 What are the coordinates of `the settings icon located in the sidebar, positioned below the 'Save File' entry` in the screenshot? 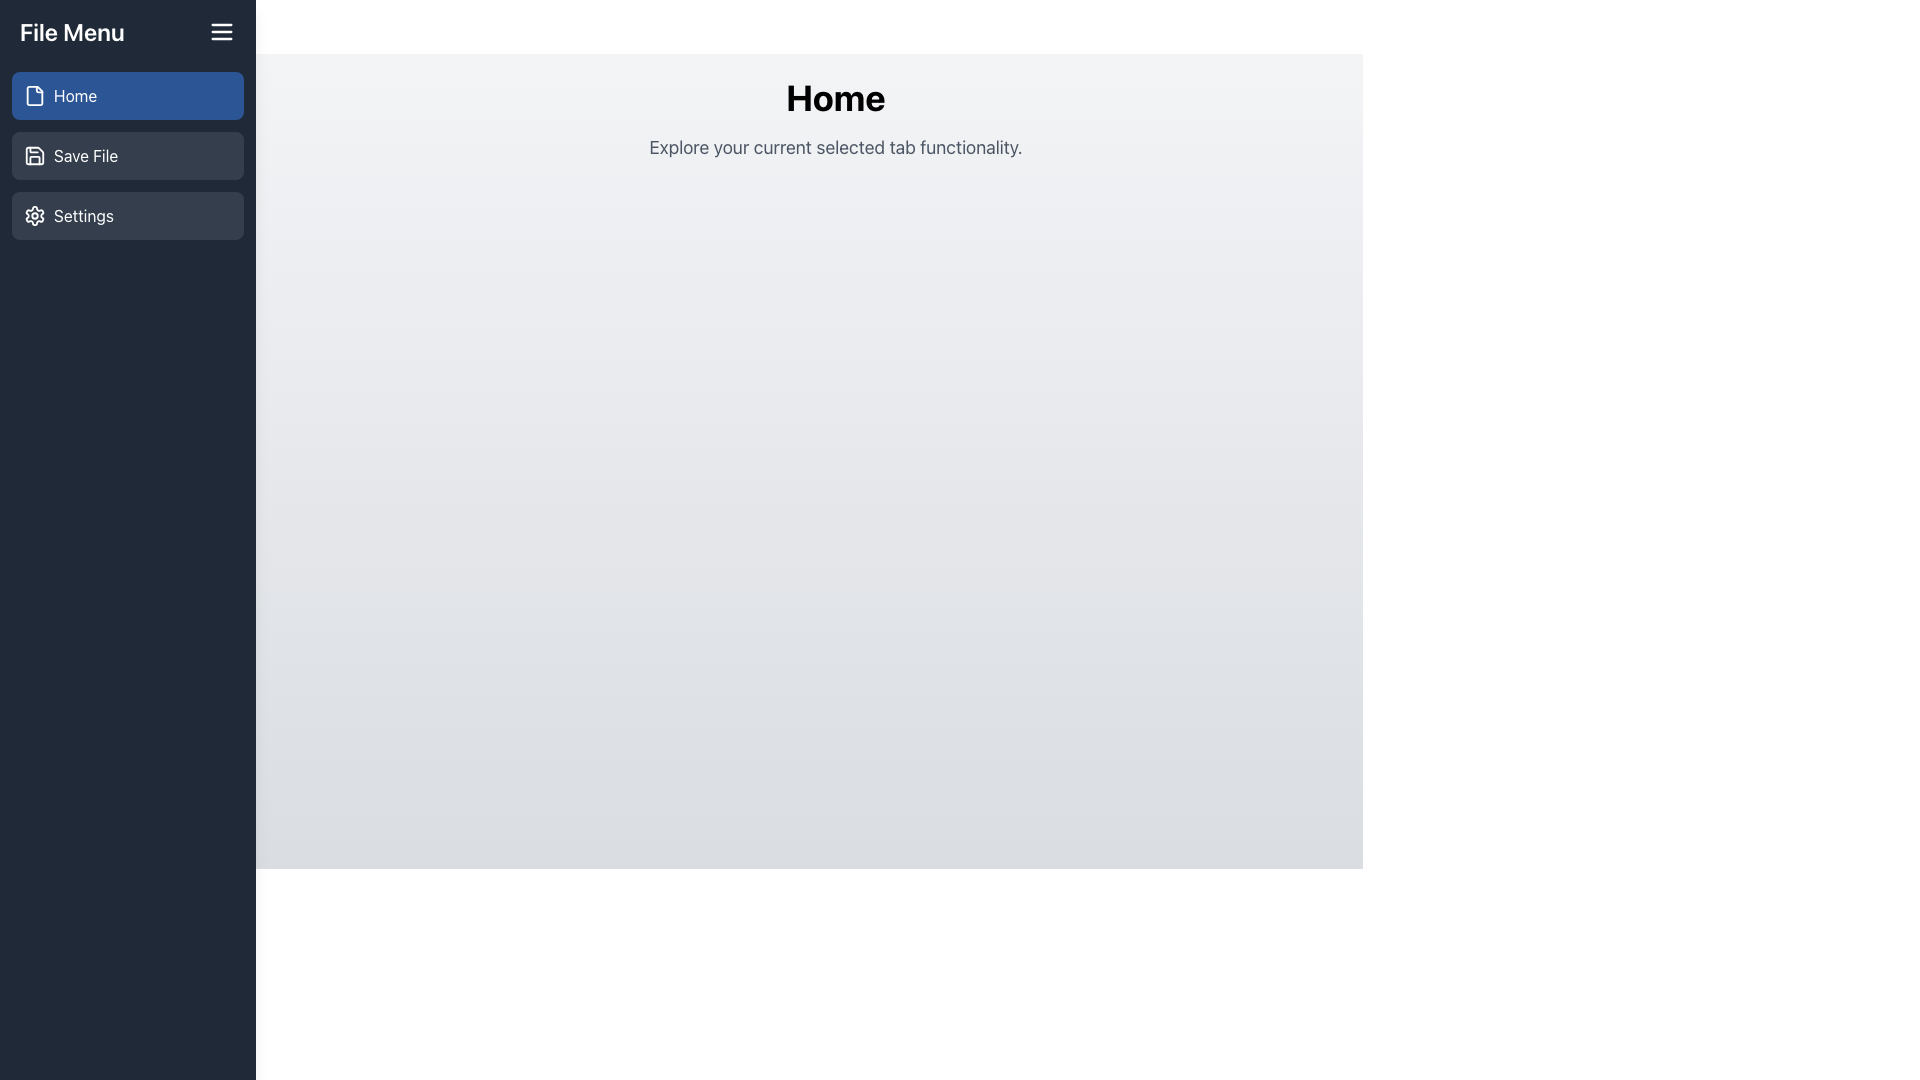 It's located at (34, 216).